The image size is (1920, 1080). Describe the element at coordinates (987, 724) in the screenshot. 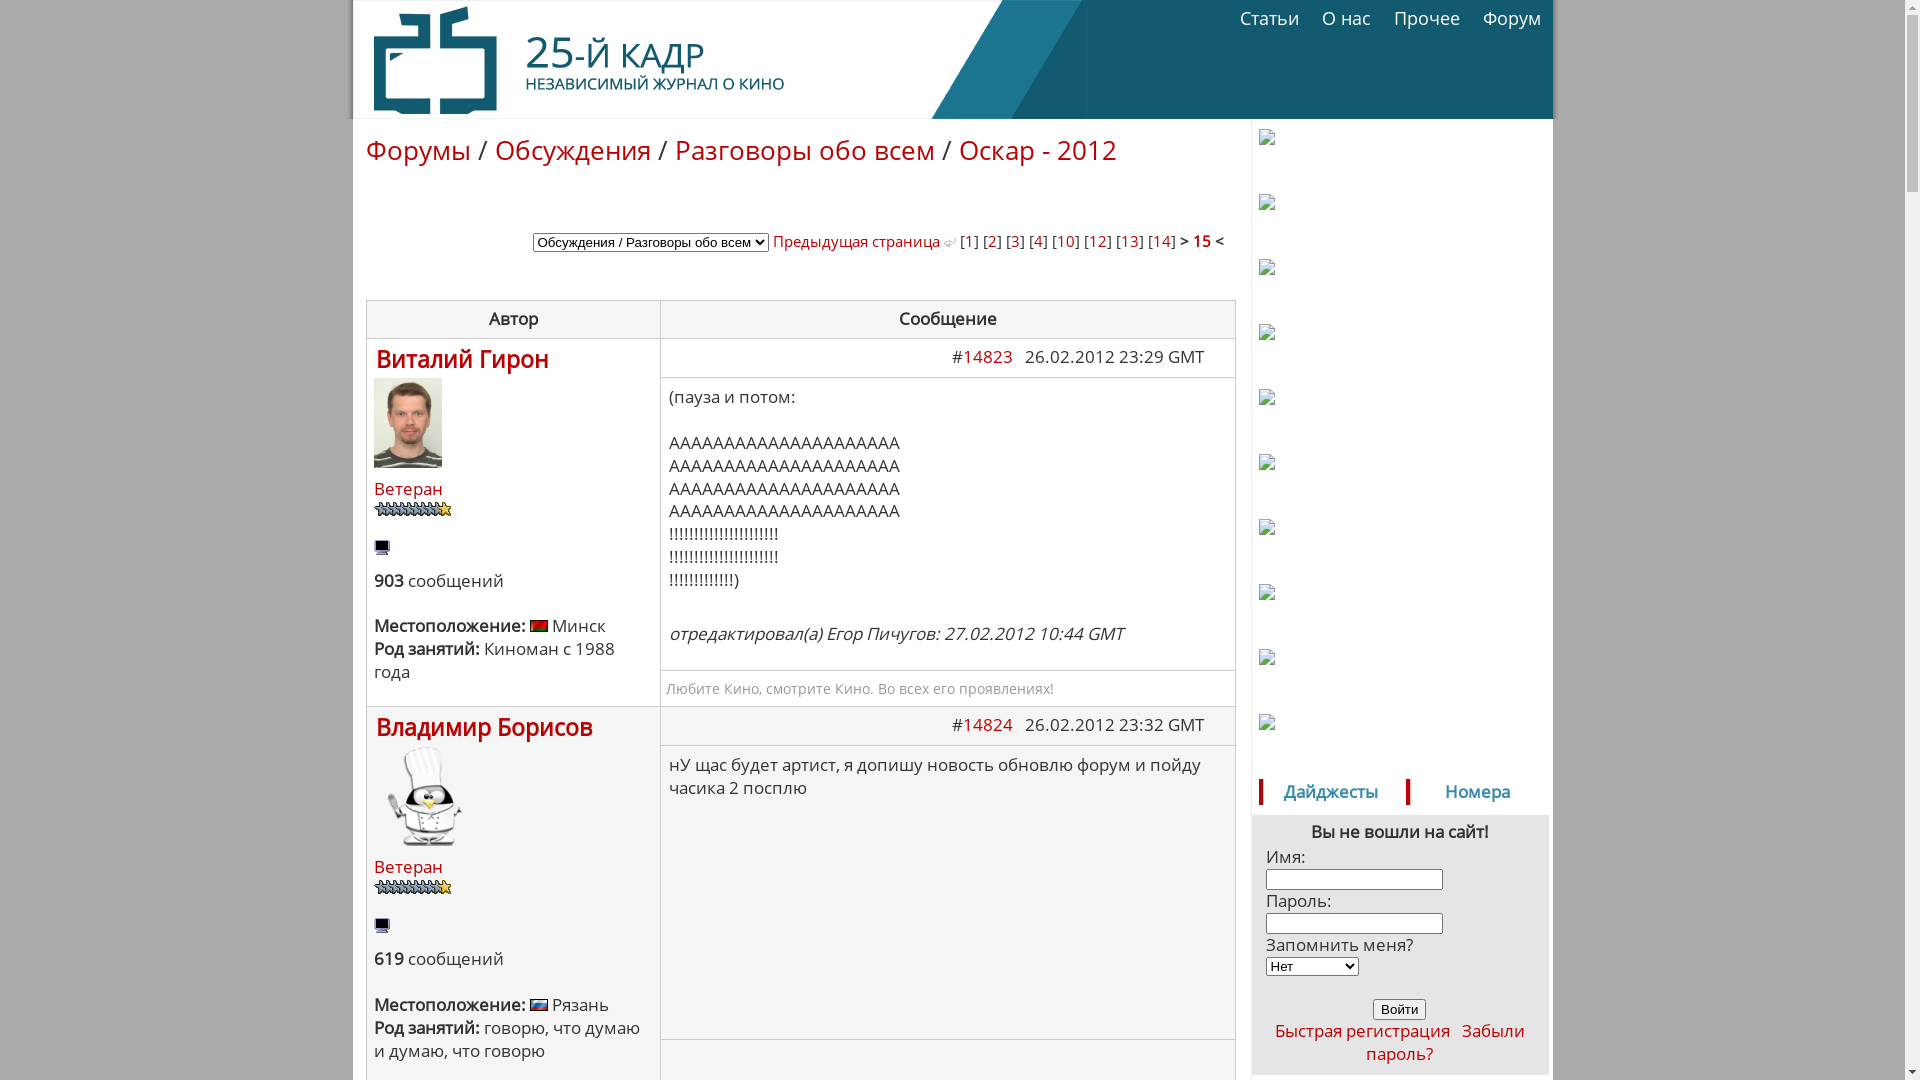

I see `'14824'` at that location.